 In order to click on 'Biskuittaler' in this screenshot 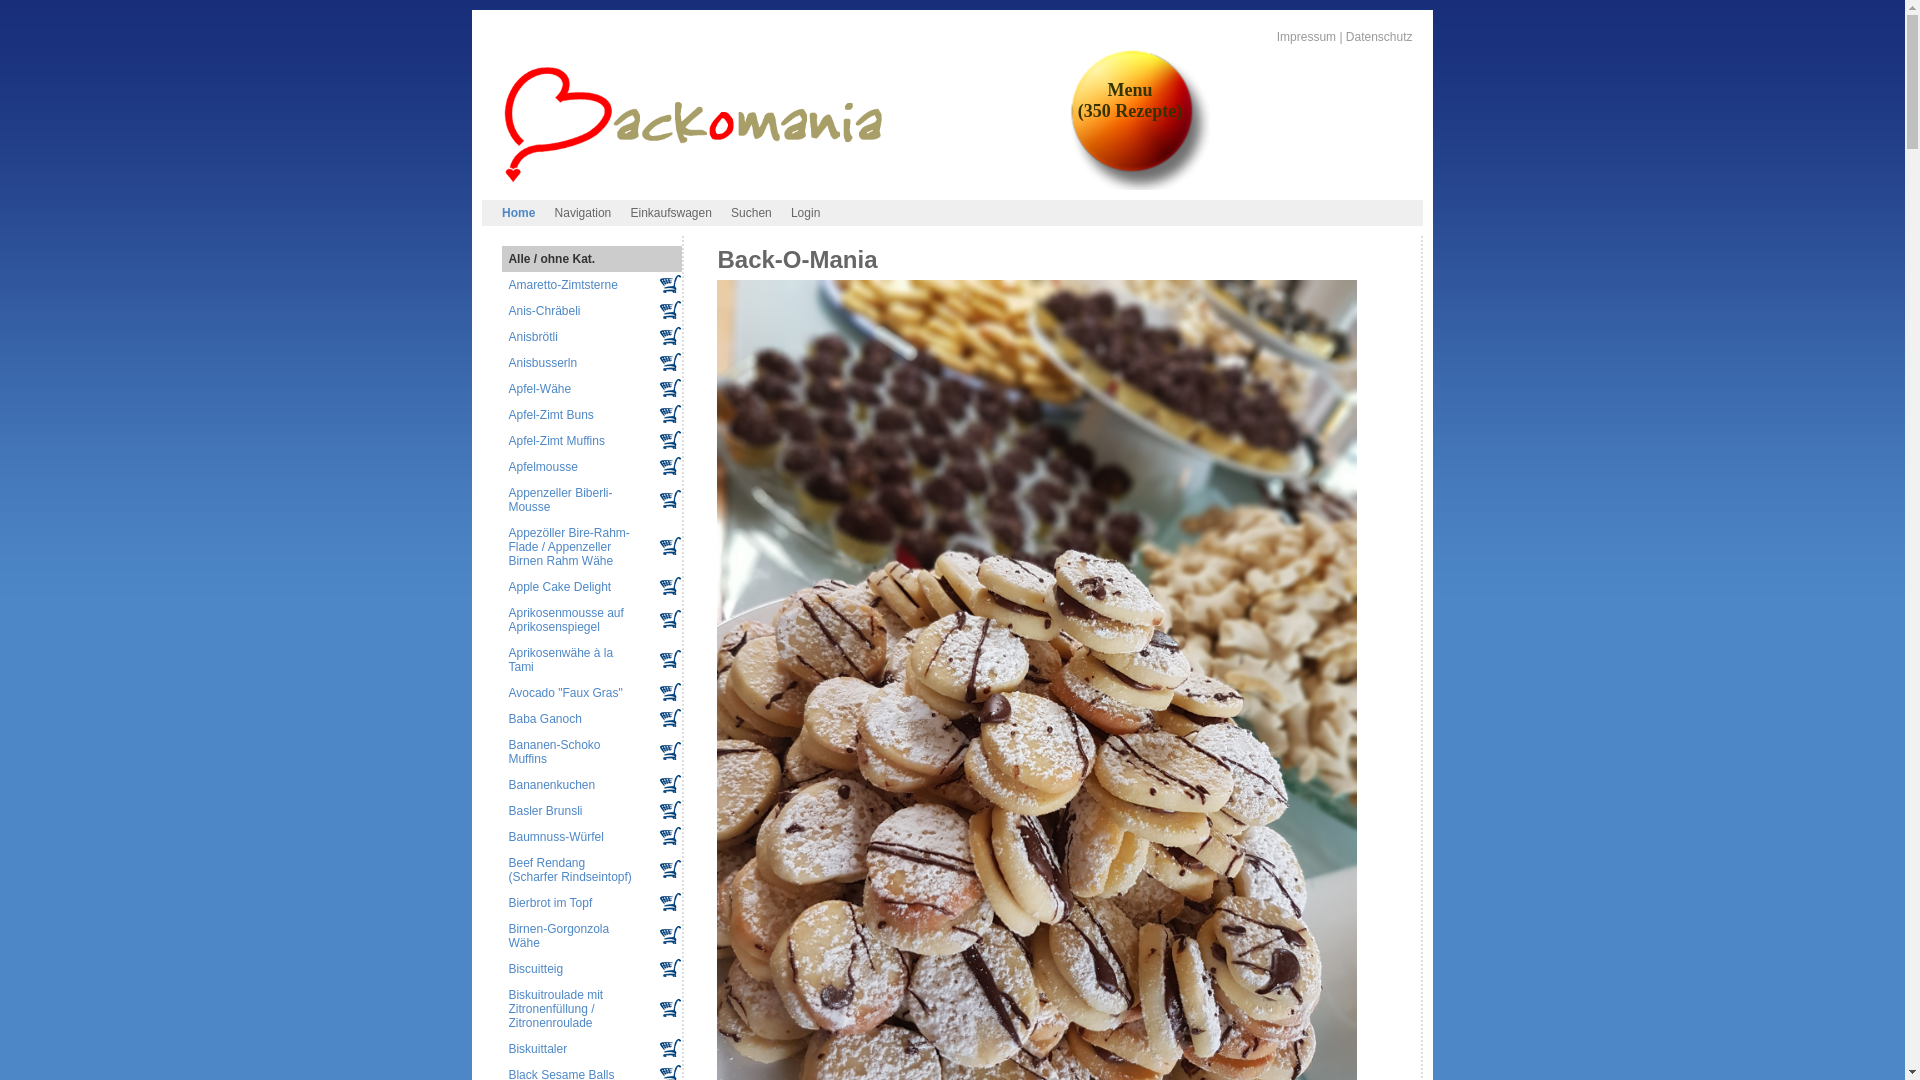, I will do `click(537, 1048)`.